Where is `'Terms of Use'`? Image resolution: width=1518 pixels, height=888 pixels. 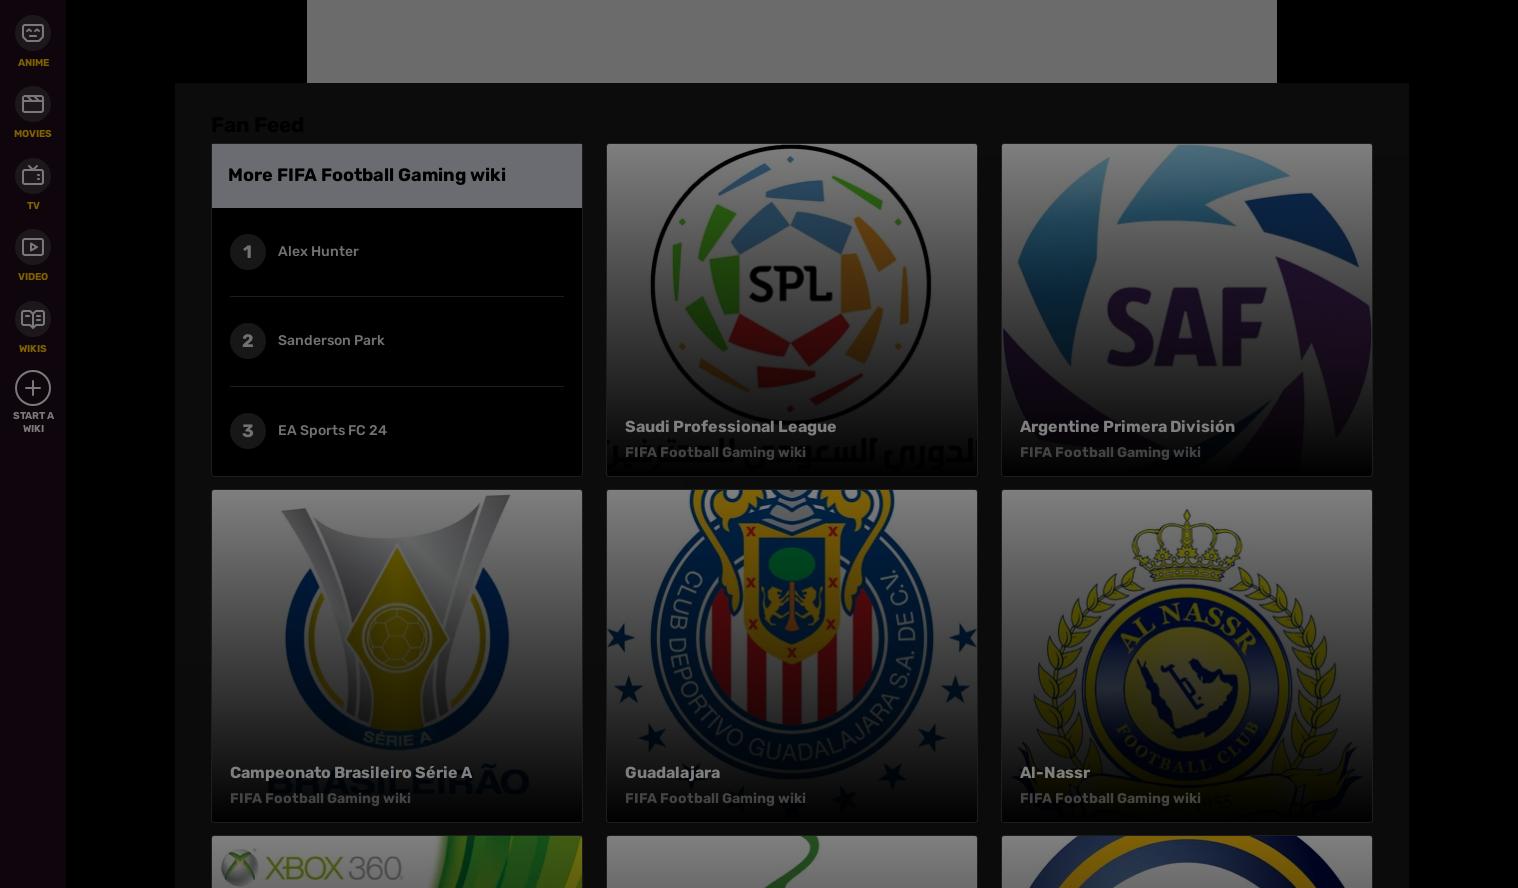 'Terms of Use' is located at coordinates (591, 50).